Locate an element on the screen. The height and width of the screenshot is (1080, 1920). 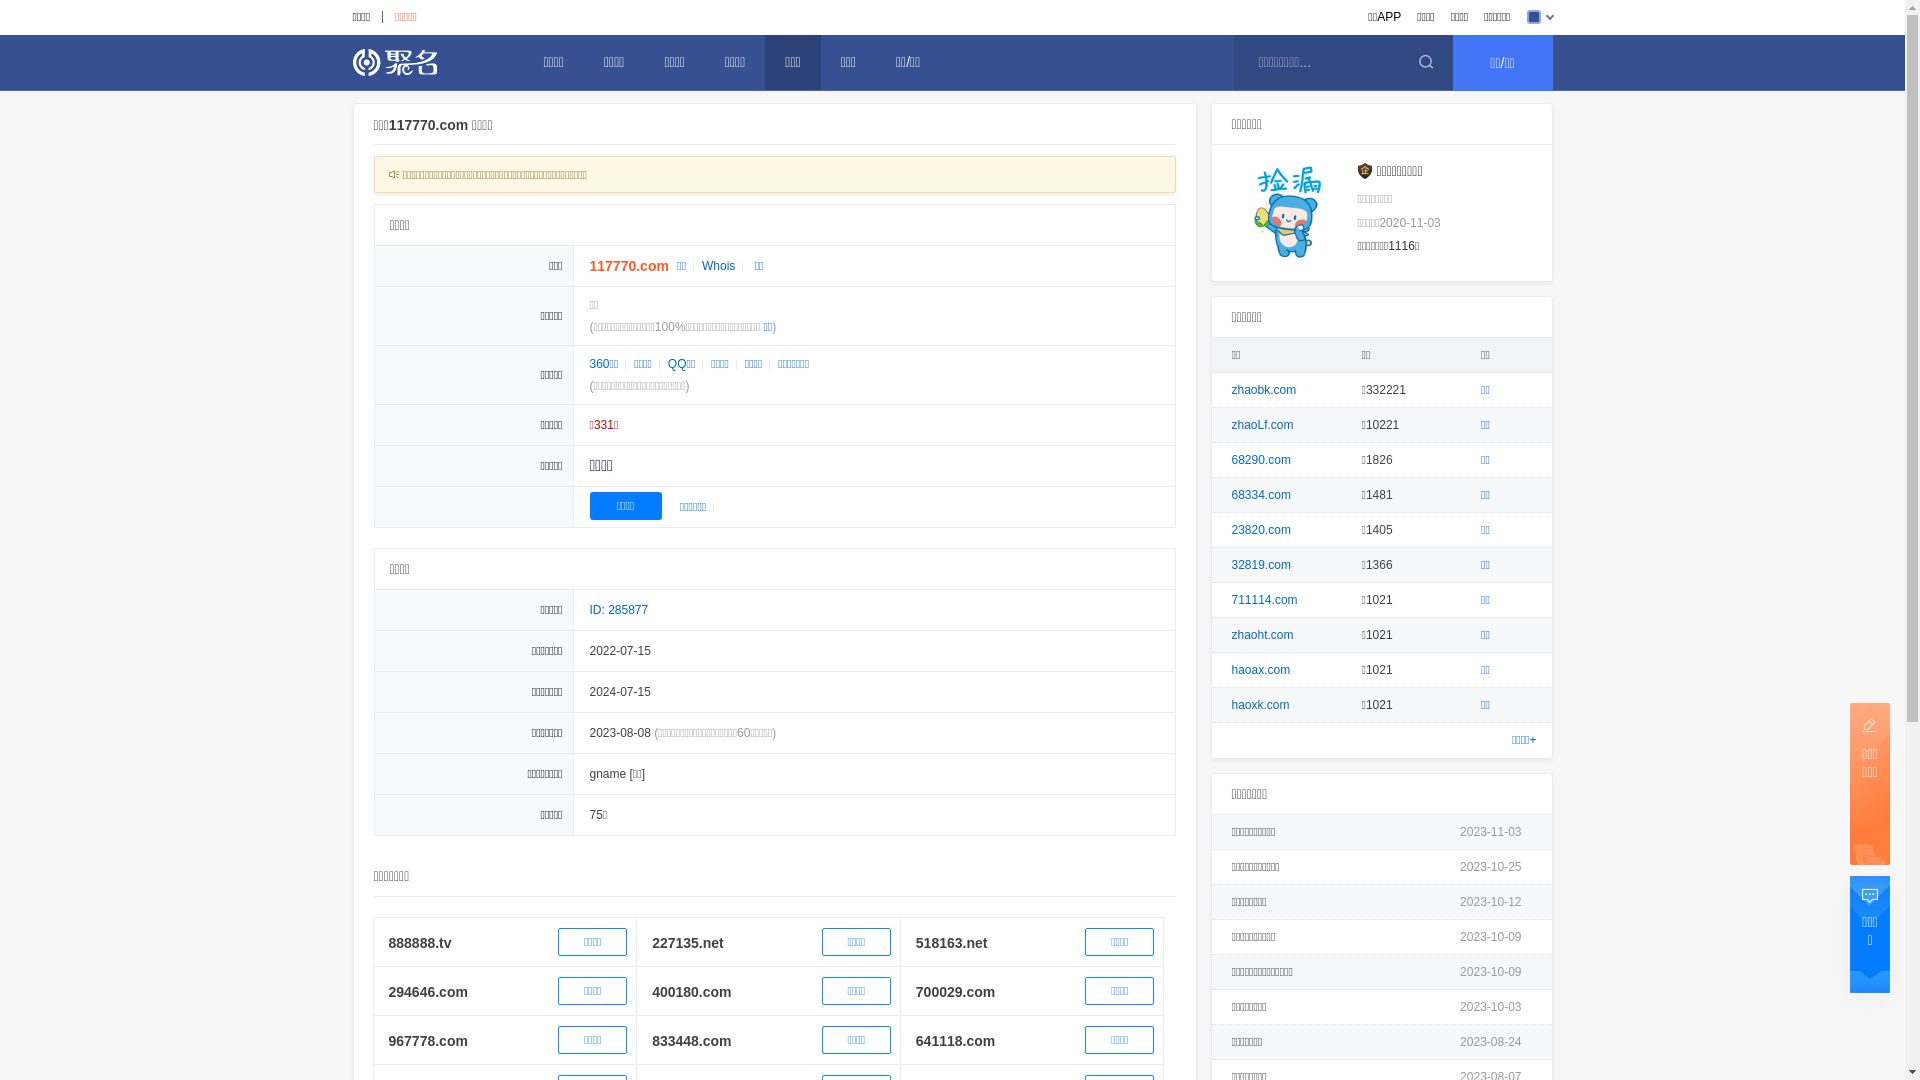
'32819.com' is located at coordinates (1260, 564).